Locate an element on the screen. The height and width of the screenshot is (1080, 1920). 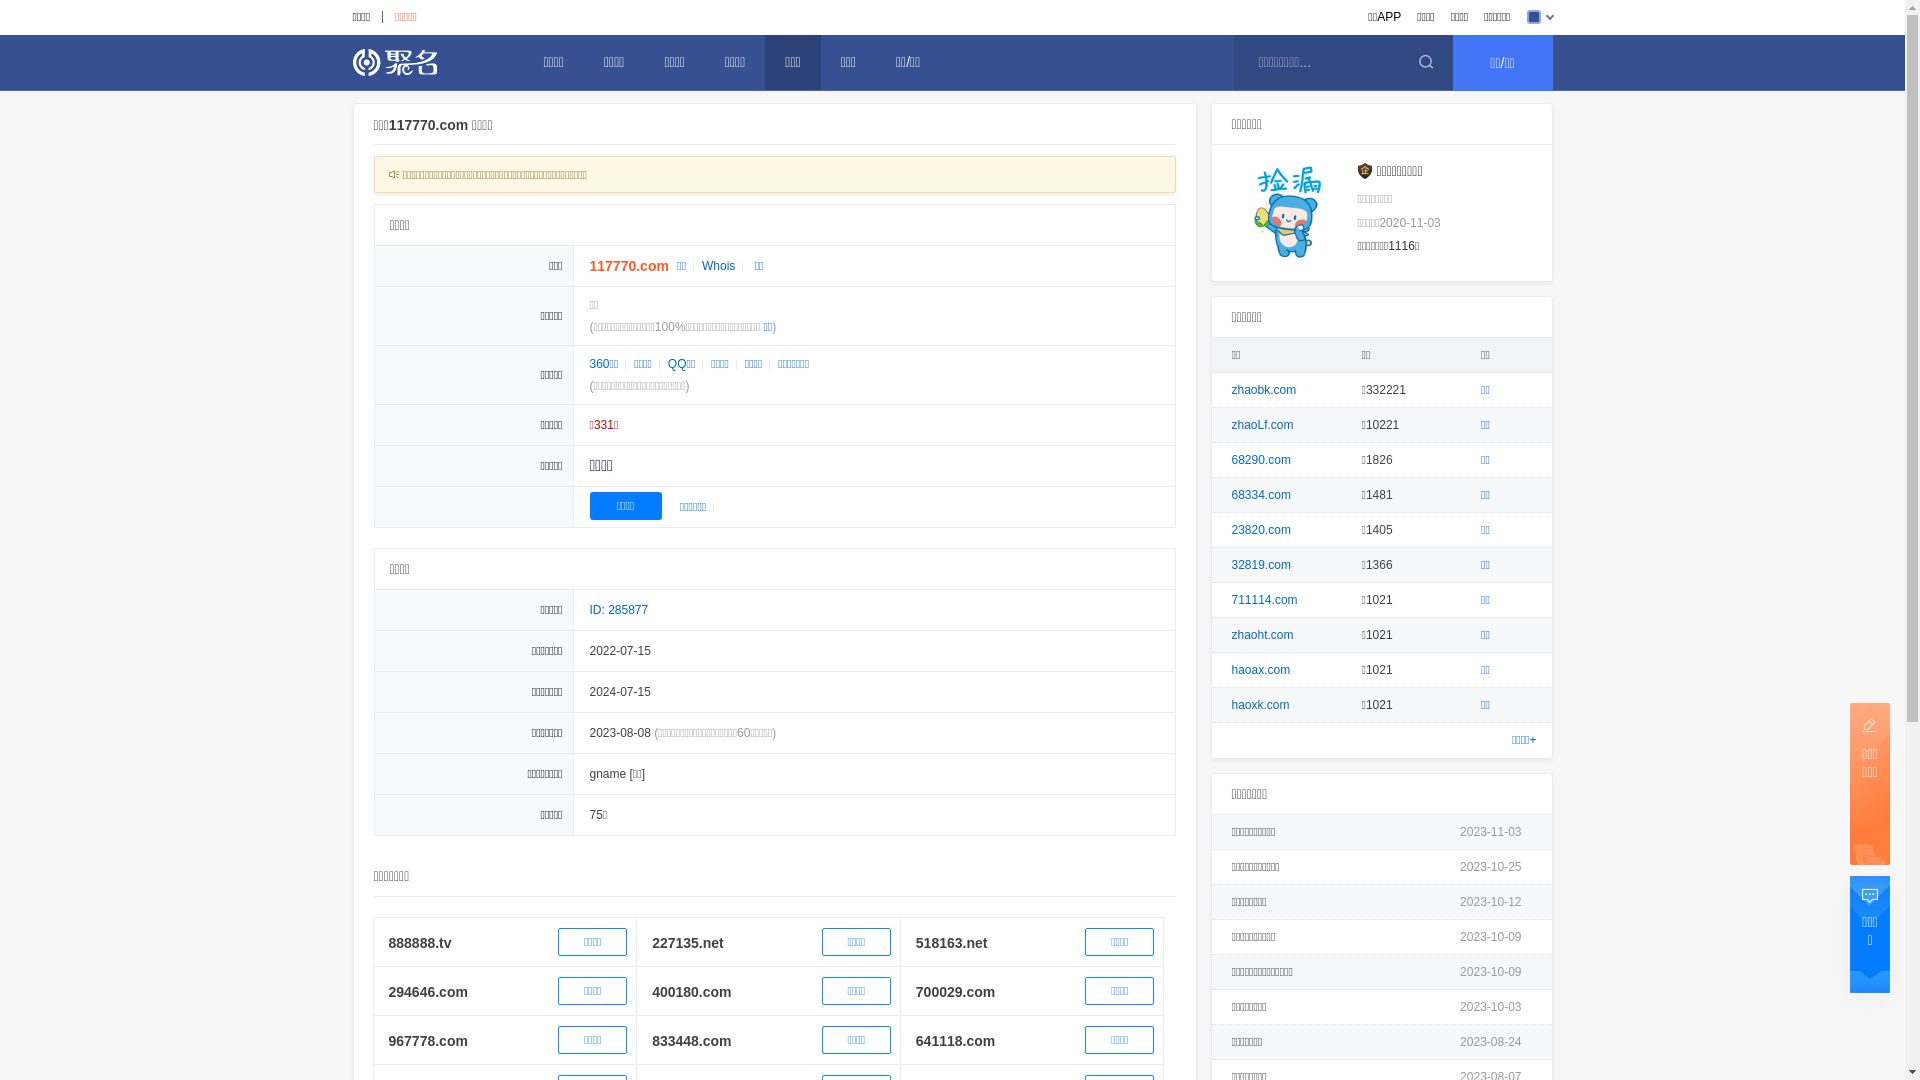
'32819.com' is located at coordinates (1260, 564).